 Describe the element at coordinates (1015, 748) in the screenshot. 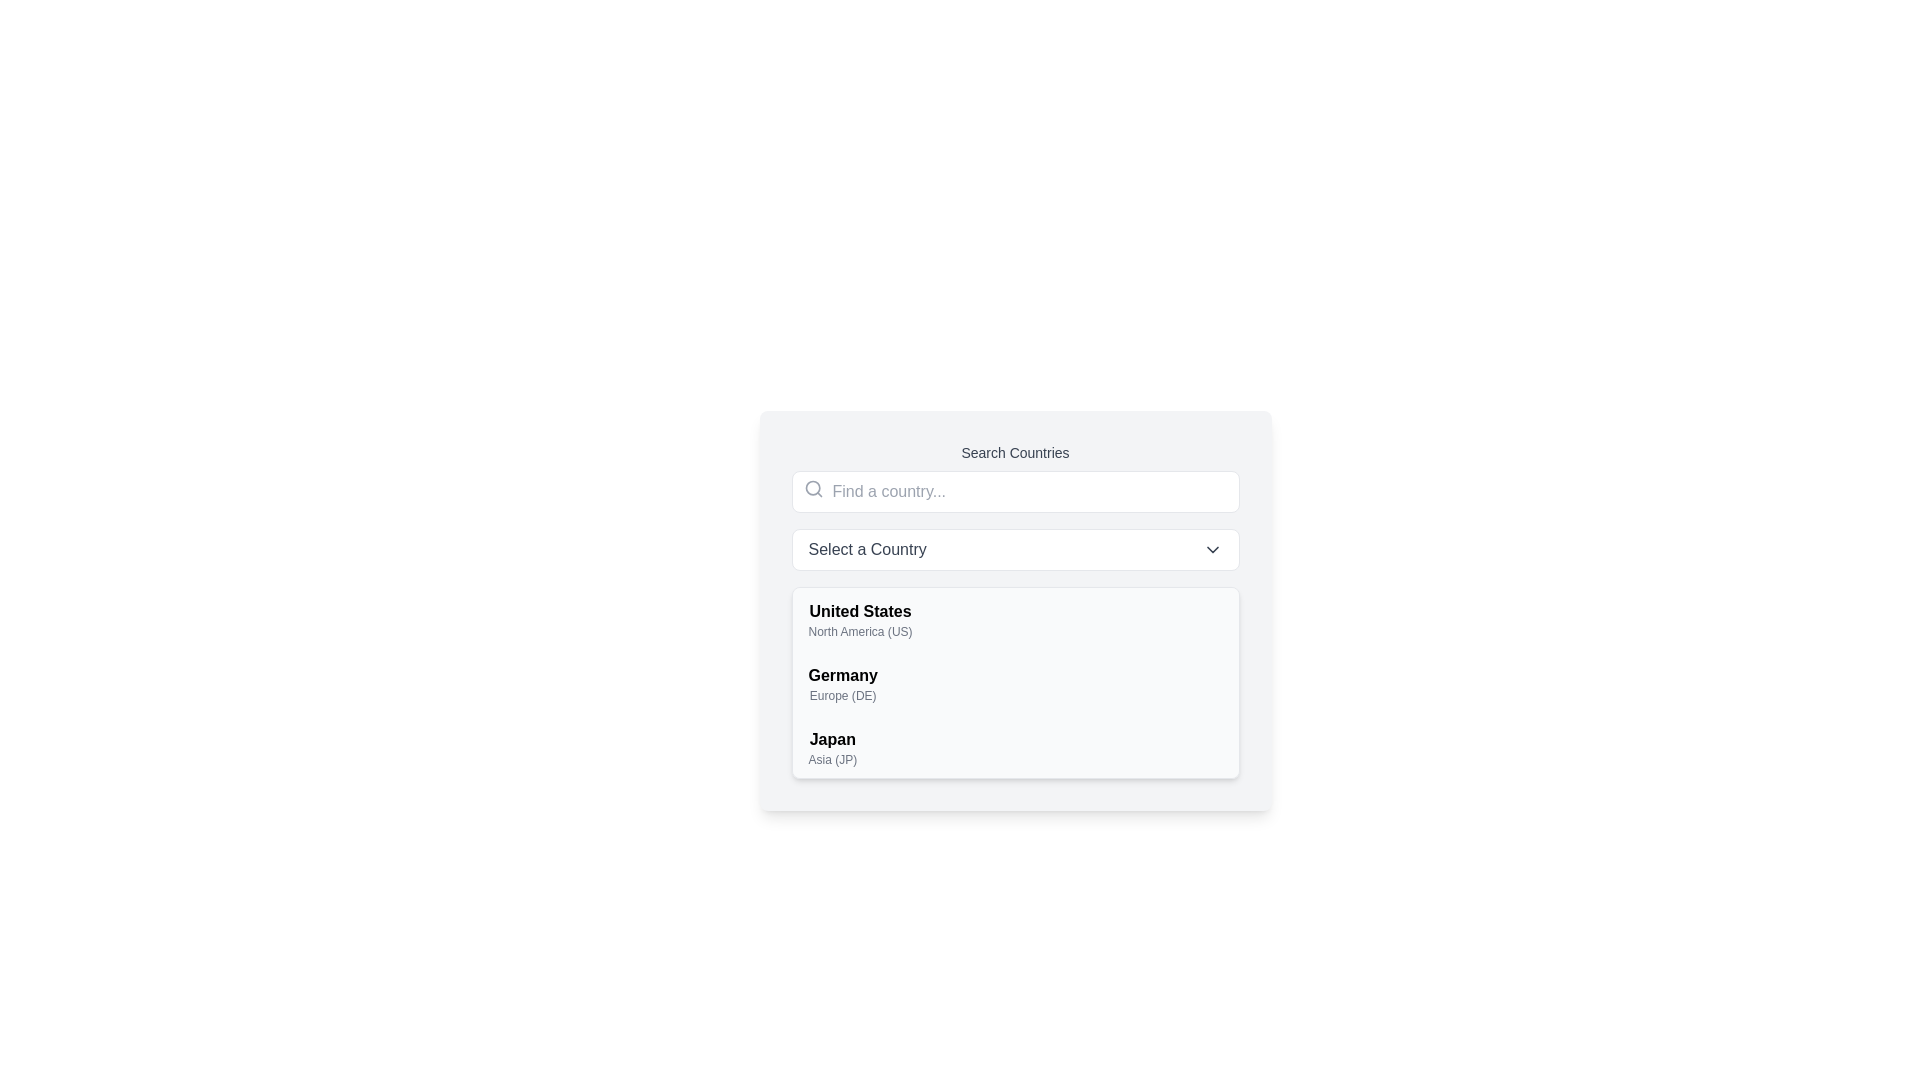

I see `the third entry in the selectable list that displays 'Japan' and 'Asia (JP)' to change its background` at that location.